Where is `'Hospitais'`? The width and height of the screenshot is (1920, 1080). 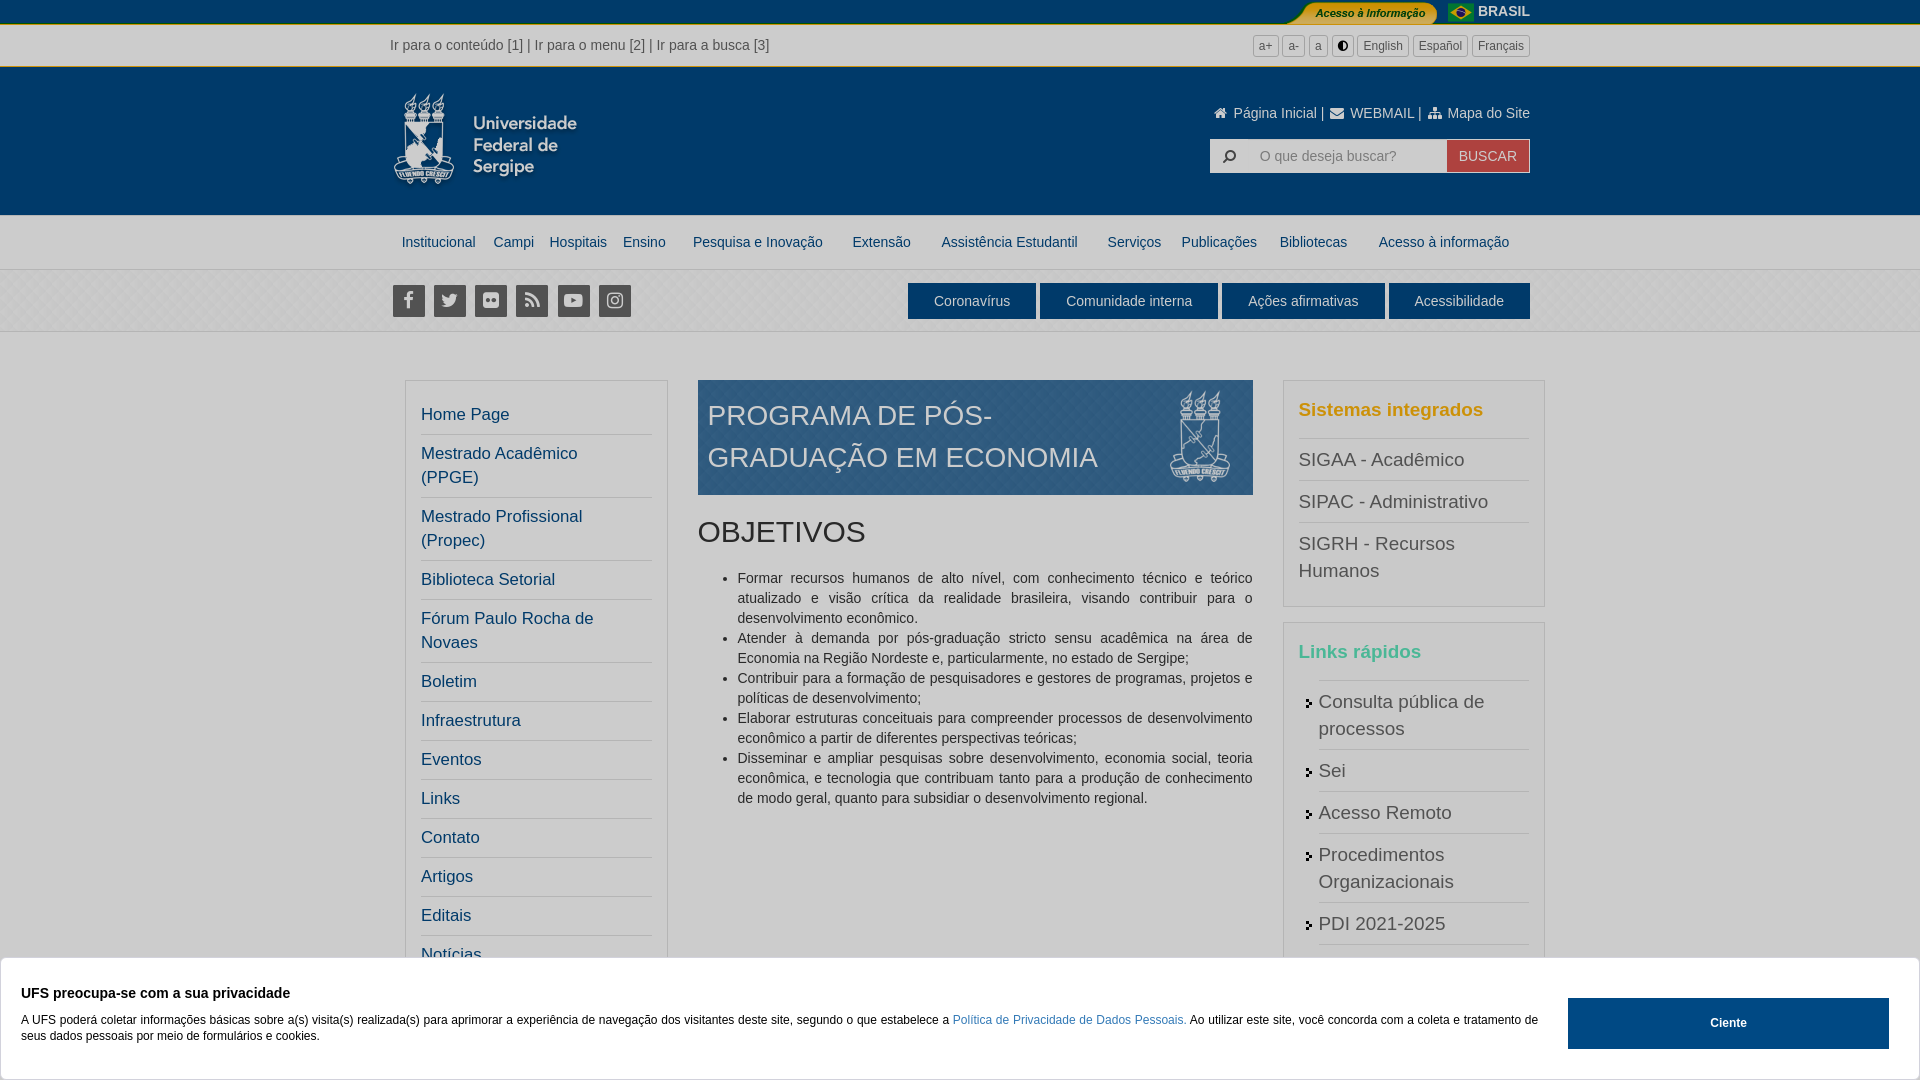 'Hospitais' is located at coordinates (576, 241).